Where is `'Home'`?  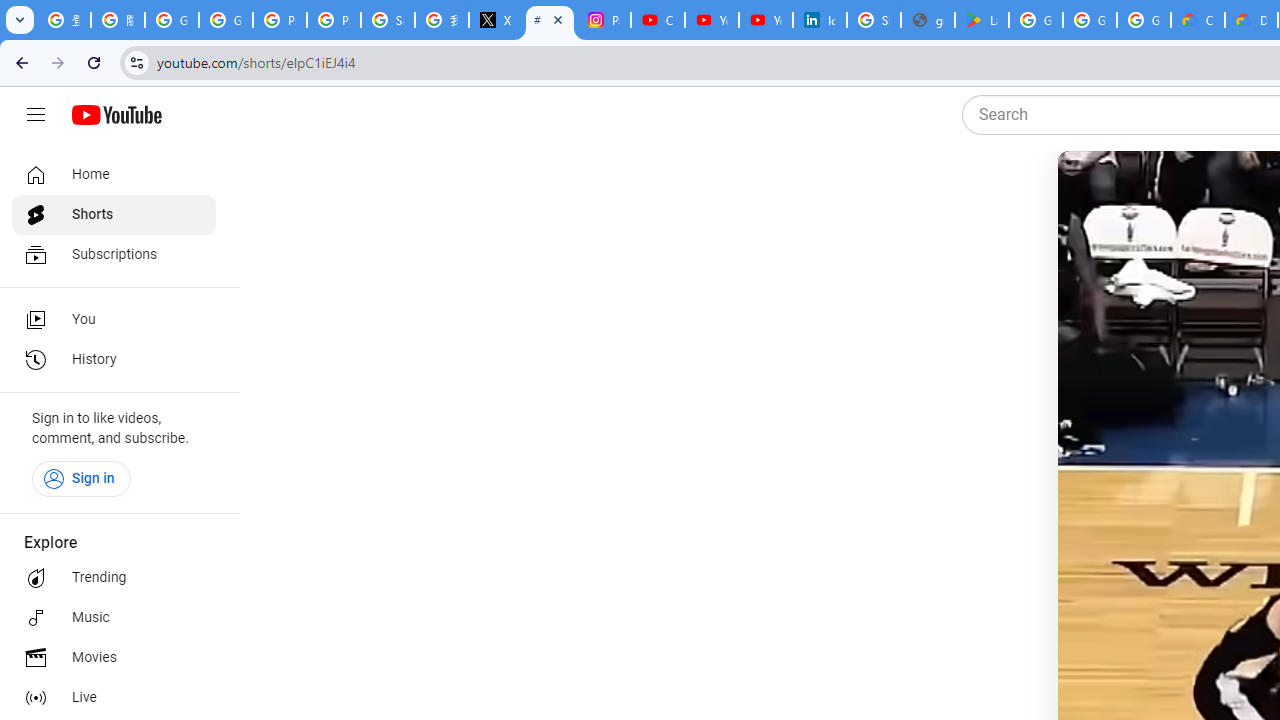
'Home' is located at coordinates (112, 173).